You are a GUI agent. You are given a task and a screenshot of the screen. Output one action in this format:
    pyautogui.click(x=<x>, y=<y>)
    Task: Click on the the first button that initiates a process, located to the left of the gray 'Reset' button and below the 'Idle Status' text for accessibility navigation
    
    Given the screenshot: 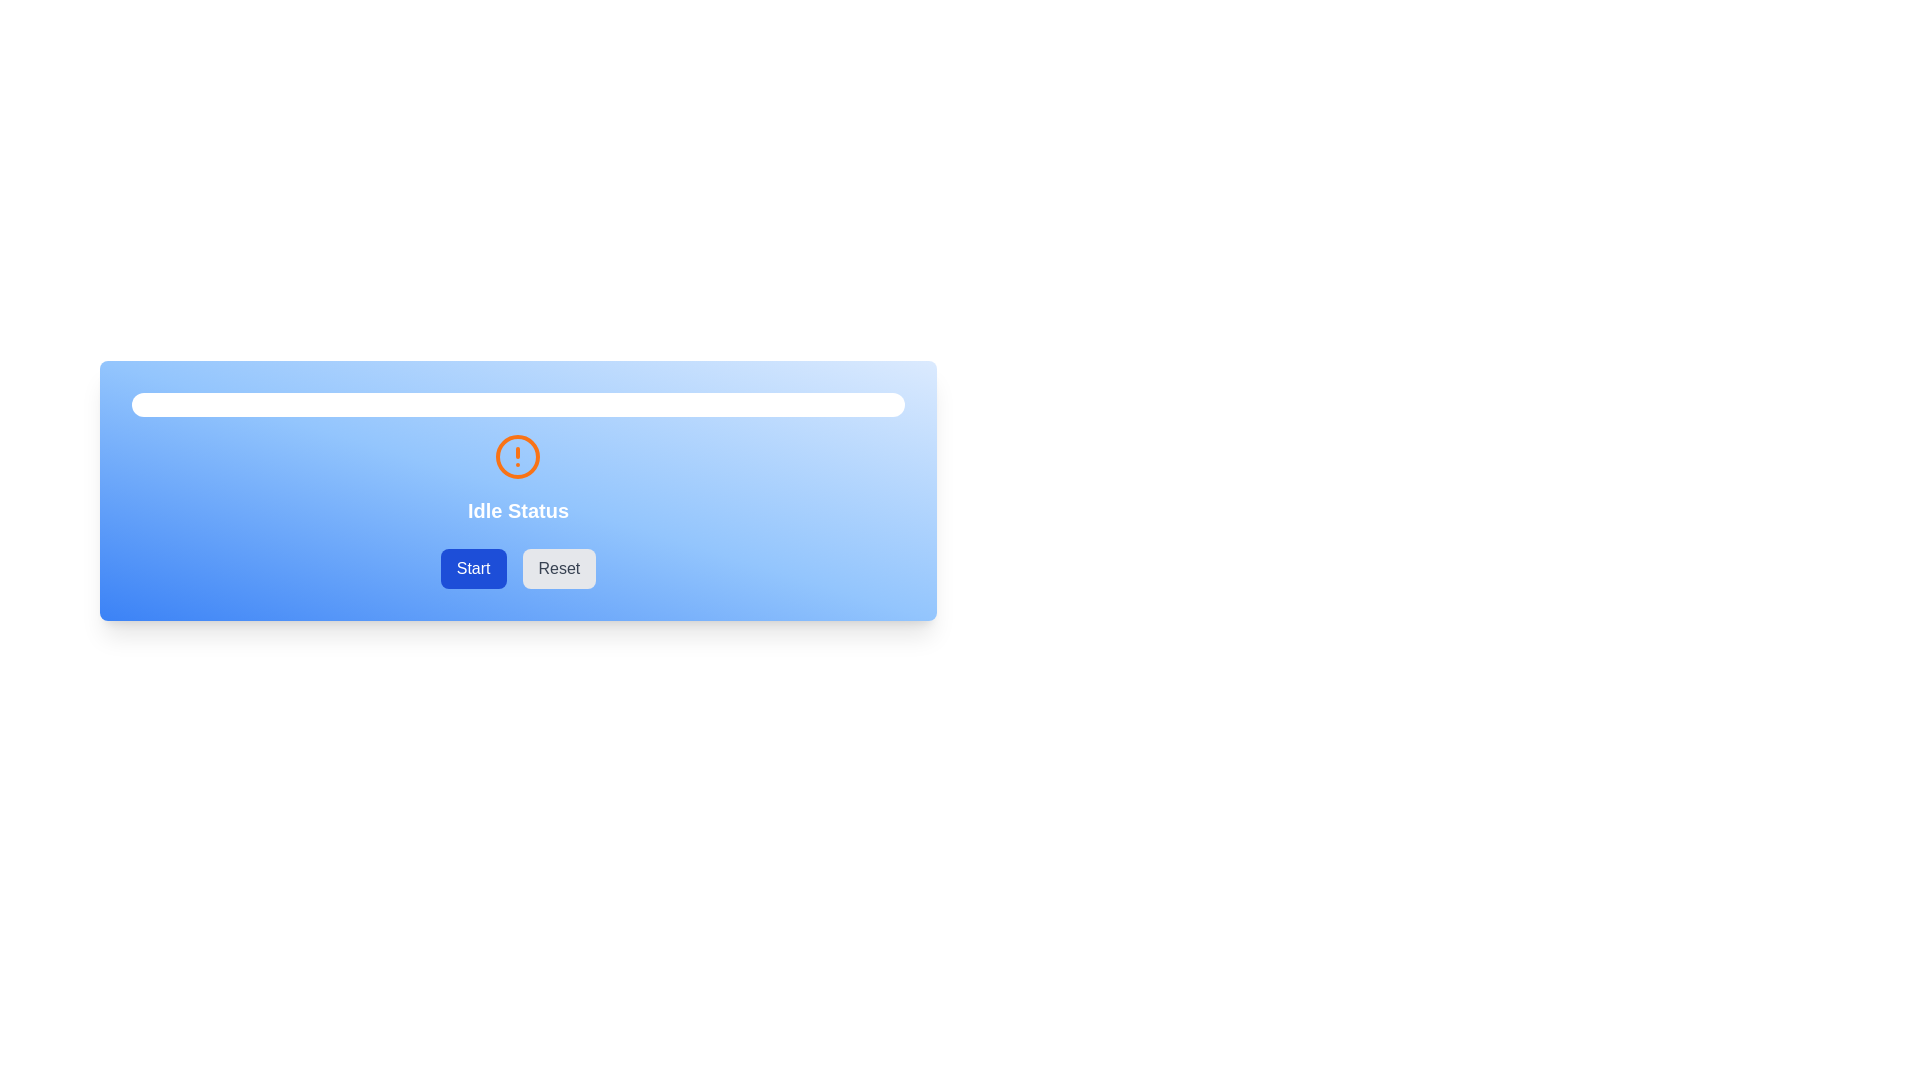 What is the action you would take?
    pyautogui.click(x=472, y=569)
    